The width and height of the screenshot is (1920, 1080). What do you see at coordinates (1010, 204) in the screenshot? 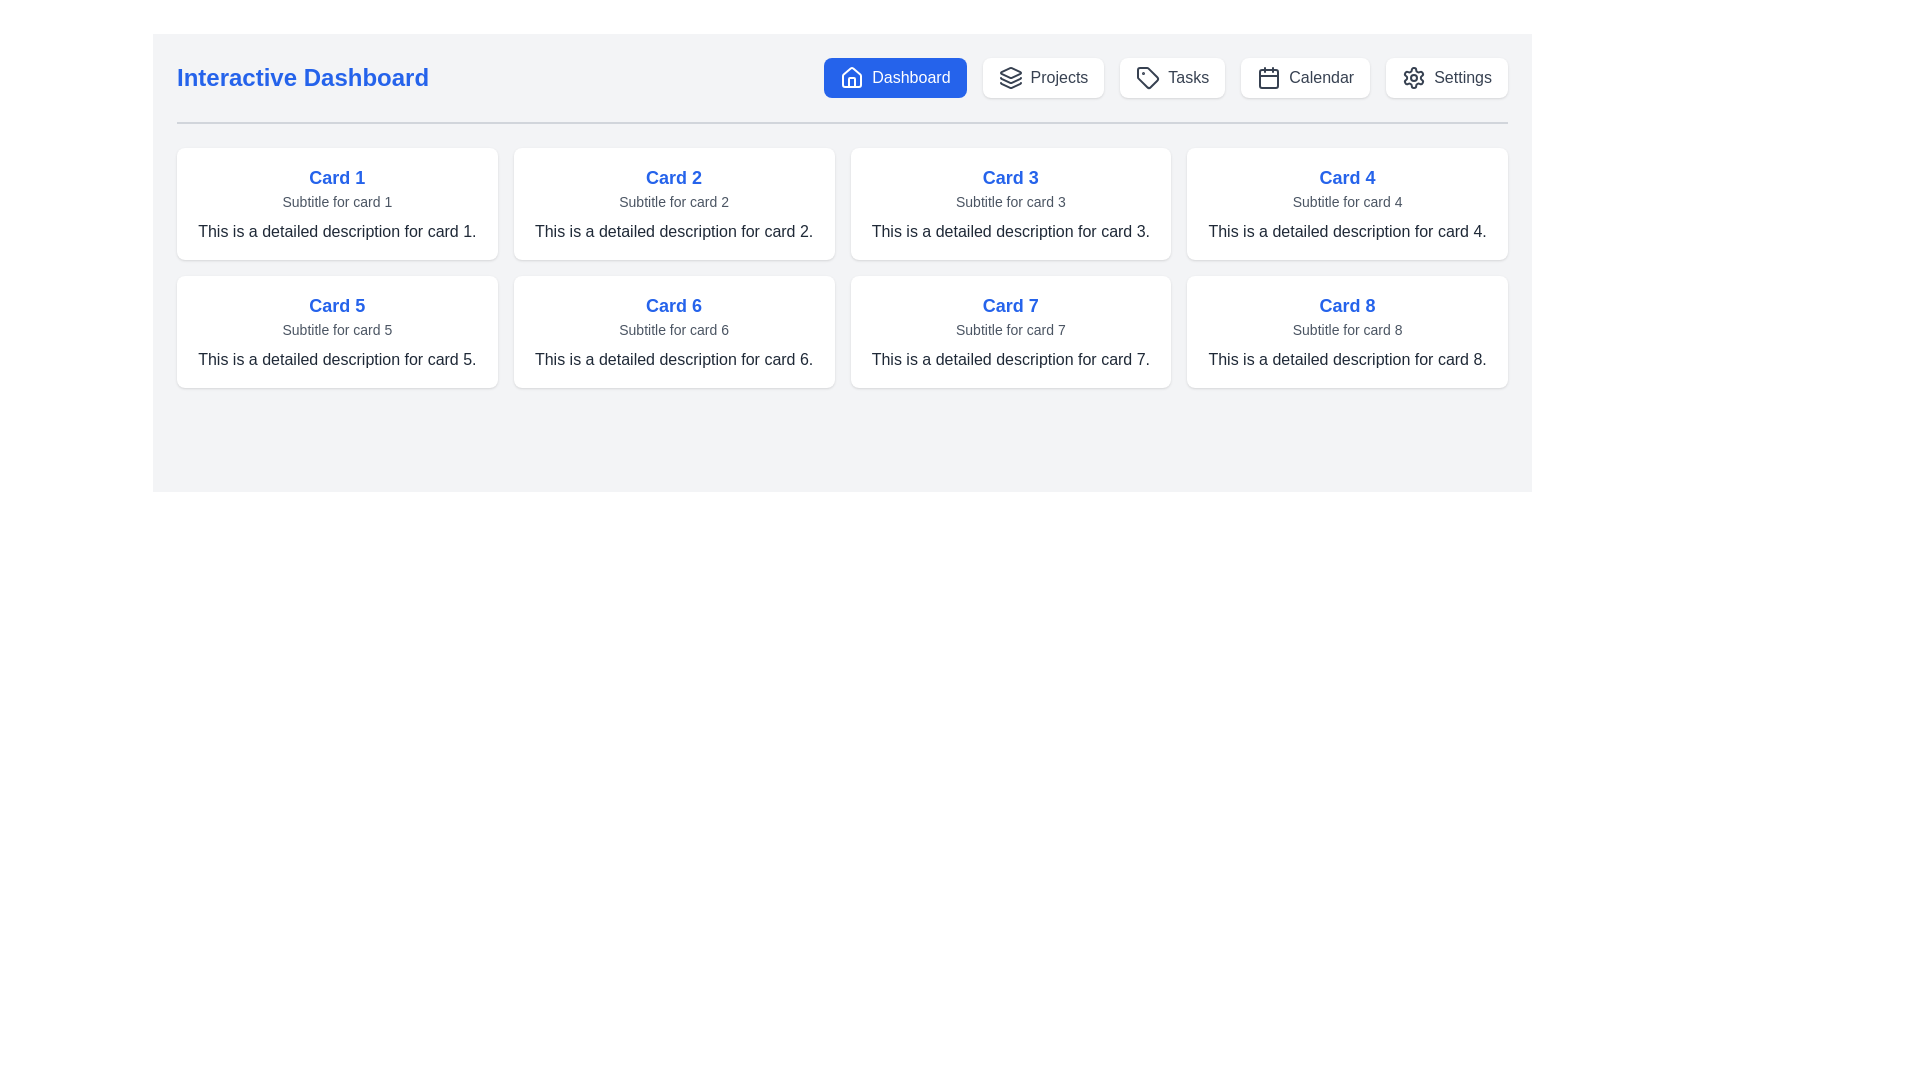
I see `the Card component located in the first row and third column of the grid, positioned between 'Card 2' and 'Card 4'` at bounding box center [1010, 204].